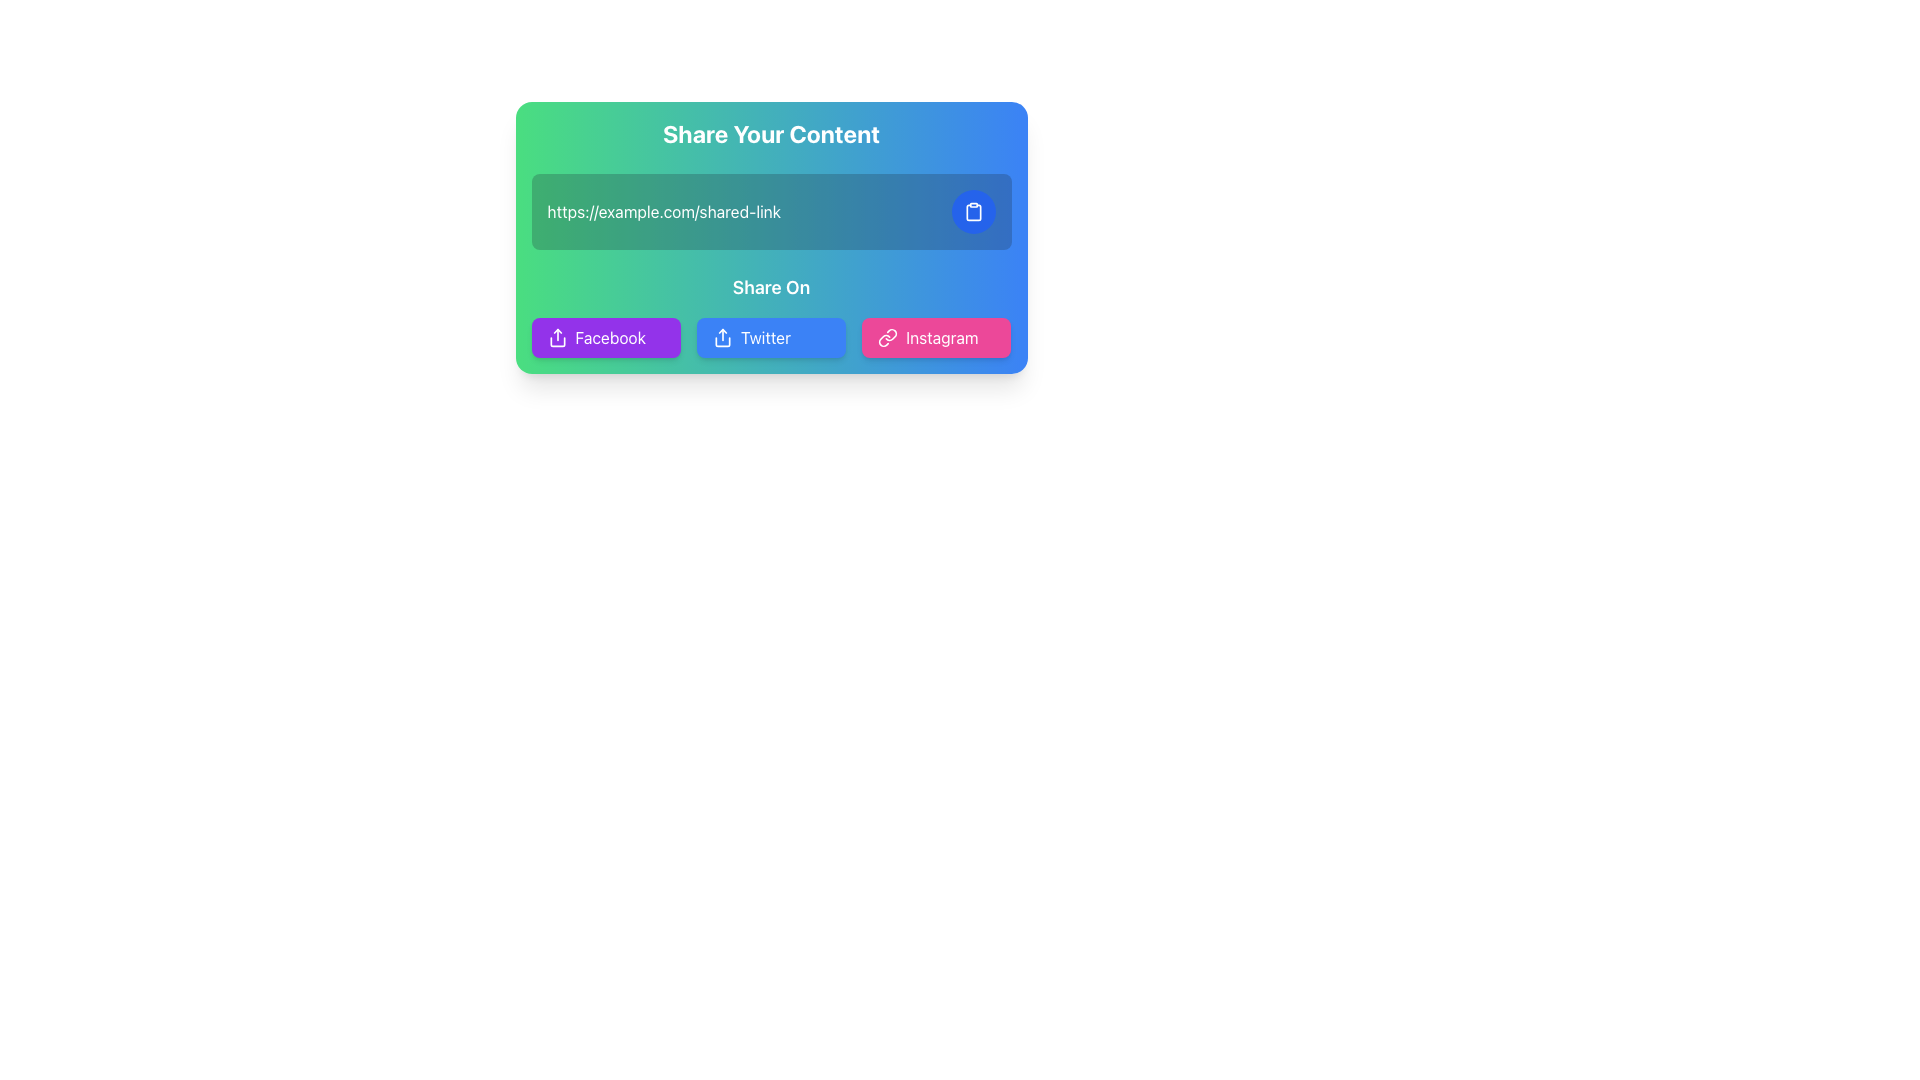 Image resolution: width=1920 pixels, height=1080 pixels. Describe the element at coordinates (770, 134) in the screenshot. I see `the prominent text header displaying 'Share Your Content' styled in bold font, located at the top of a colorful card with a green to blue gradient background` at that location.